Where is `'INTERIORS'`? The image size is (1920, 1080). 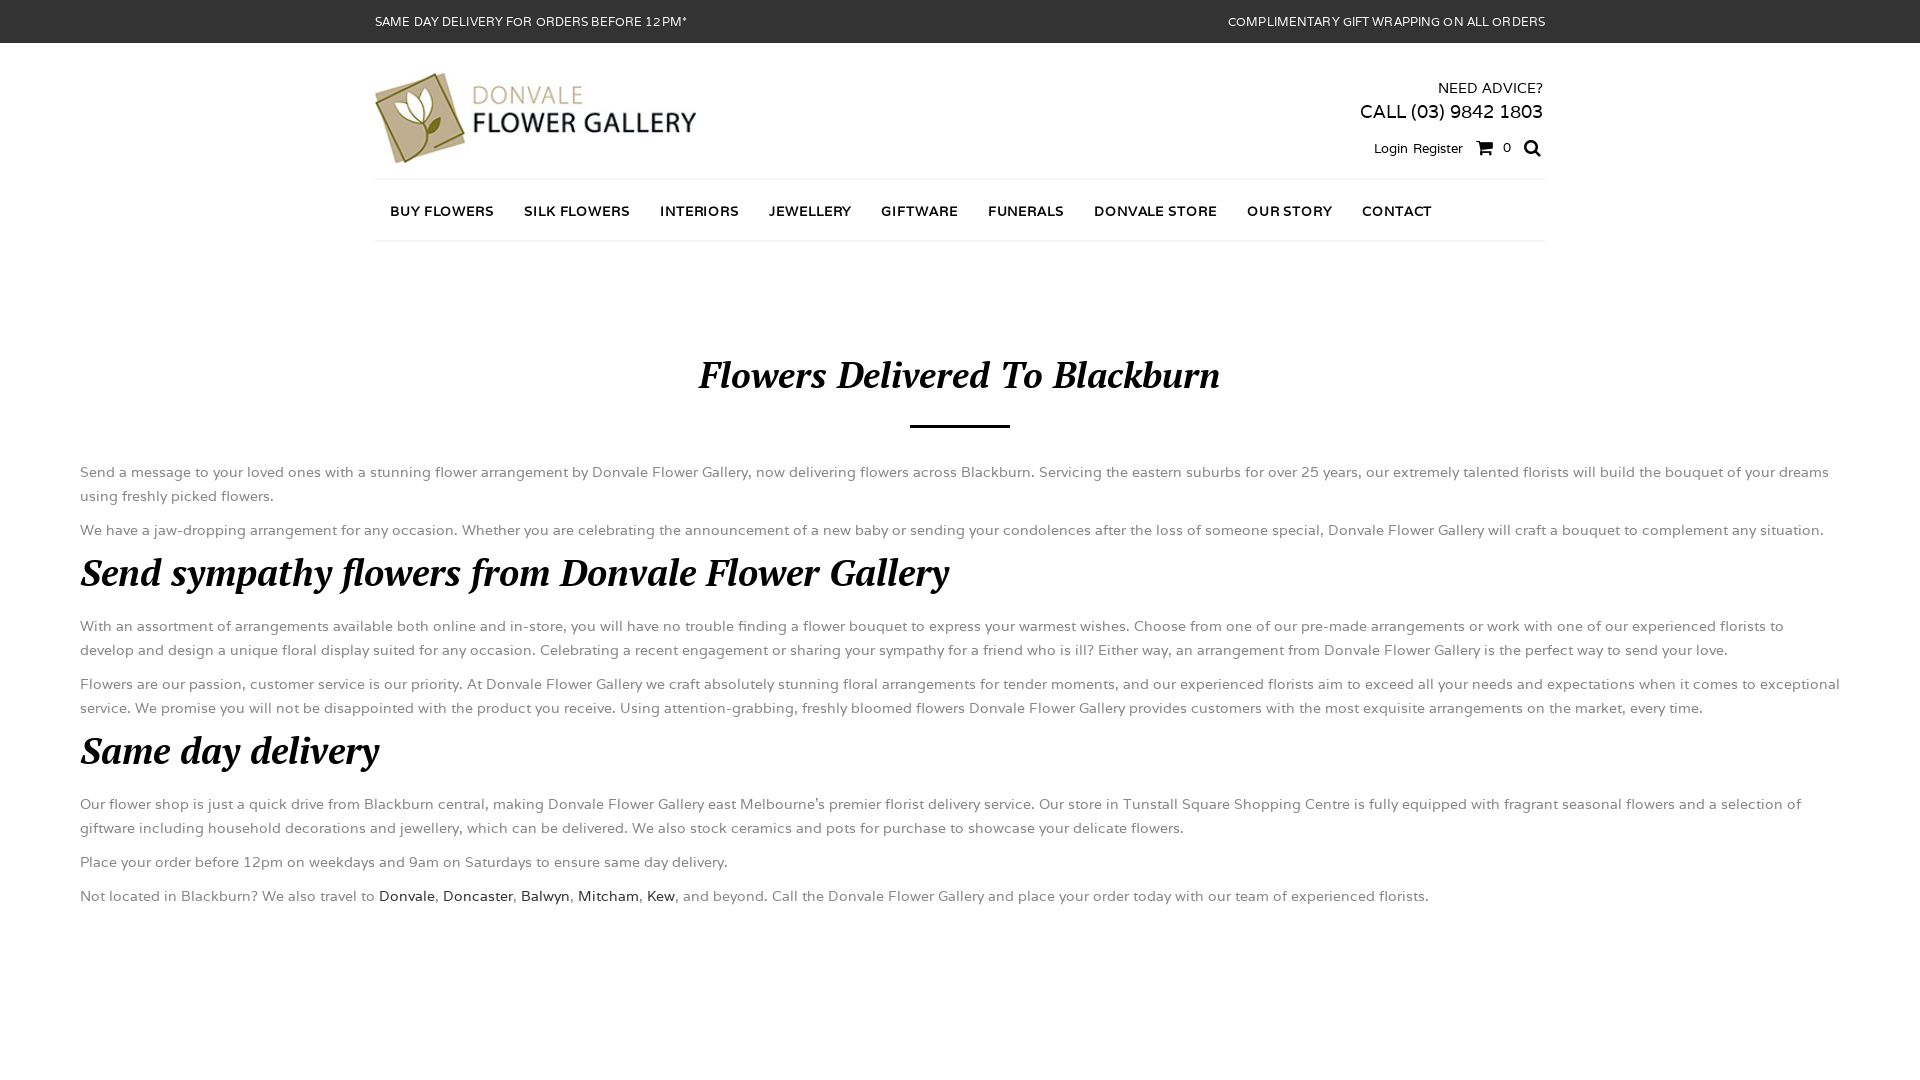
'INTERIORS' is located at coordinates (644, 211).